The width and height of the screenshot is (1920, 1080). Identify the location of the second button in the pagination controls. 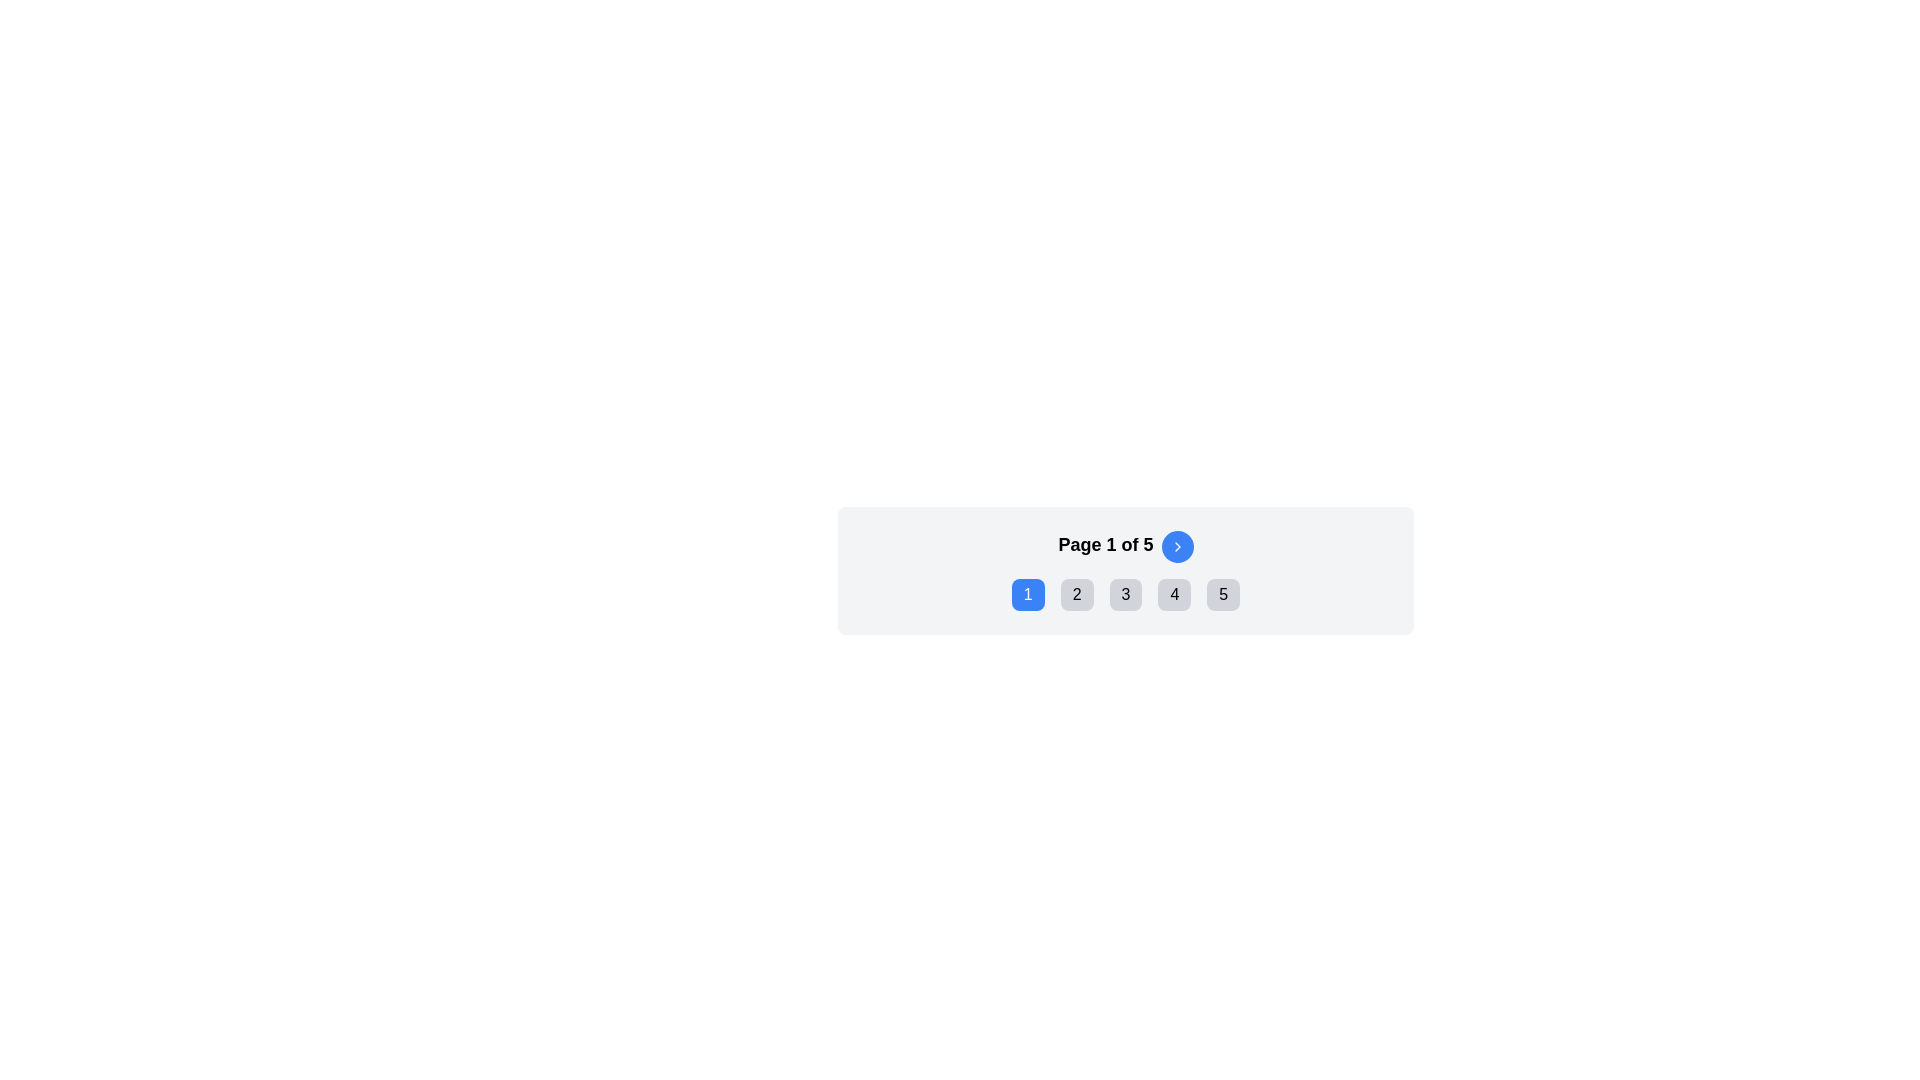
(1076, 593).